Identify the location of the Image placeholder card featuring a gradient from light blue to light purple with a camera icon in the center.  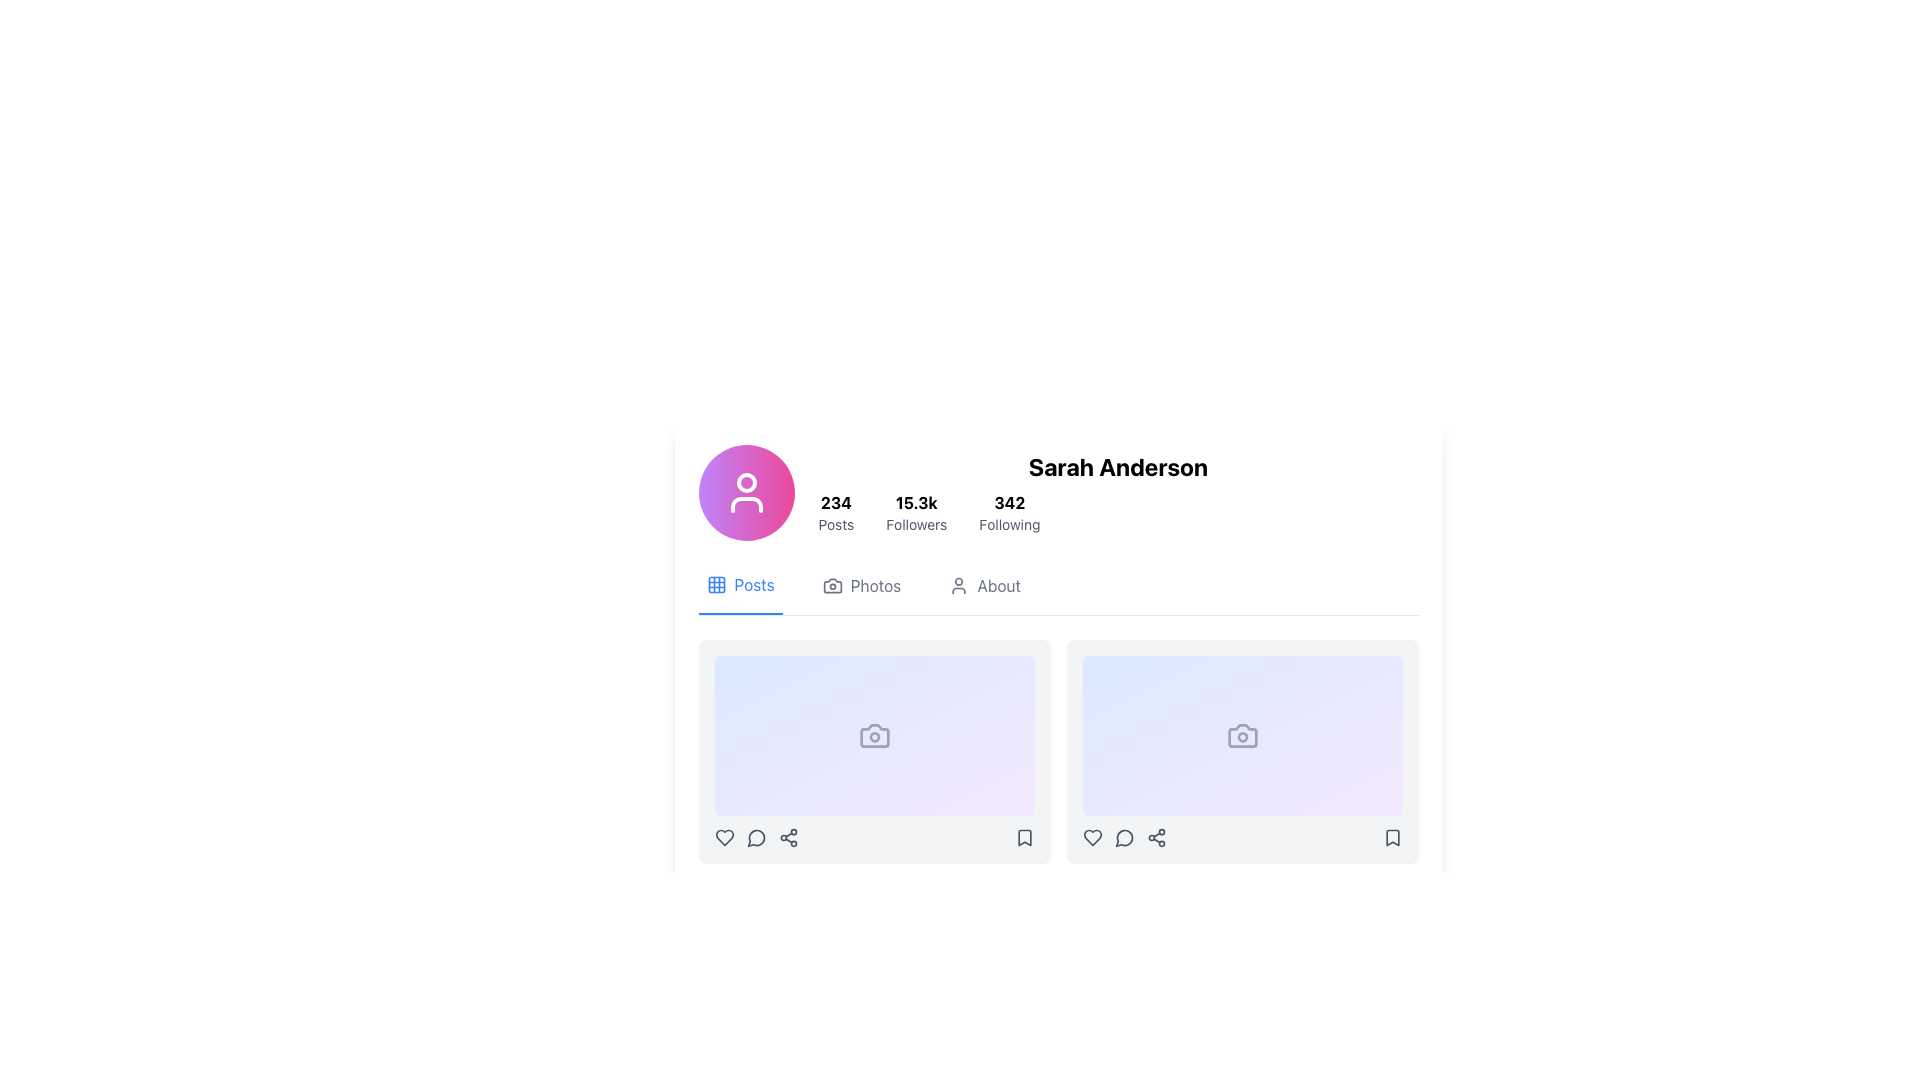
(1241, 736).